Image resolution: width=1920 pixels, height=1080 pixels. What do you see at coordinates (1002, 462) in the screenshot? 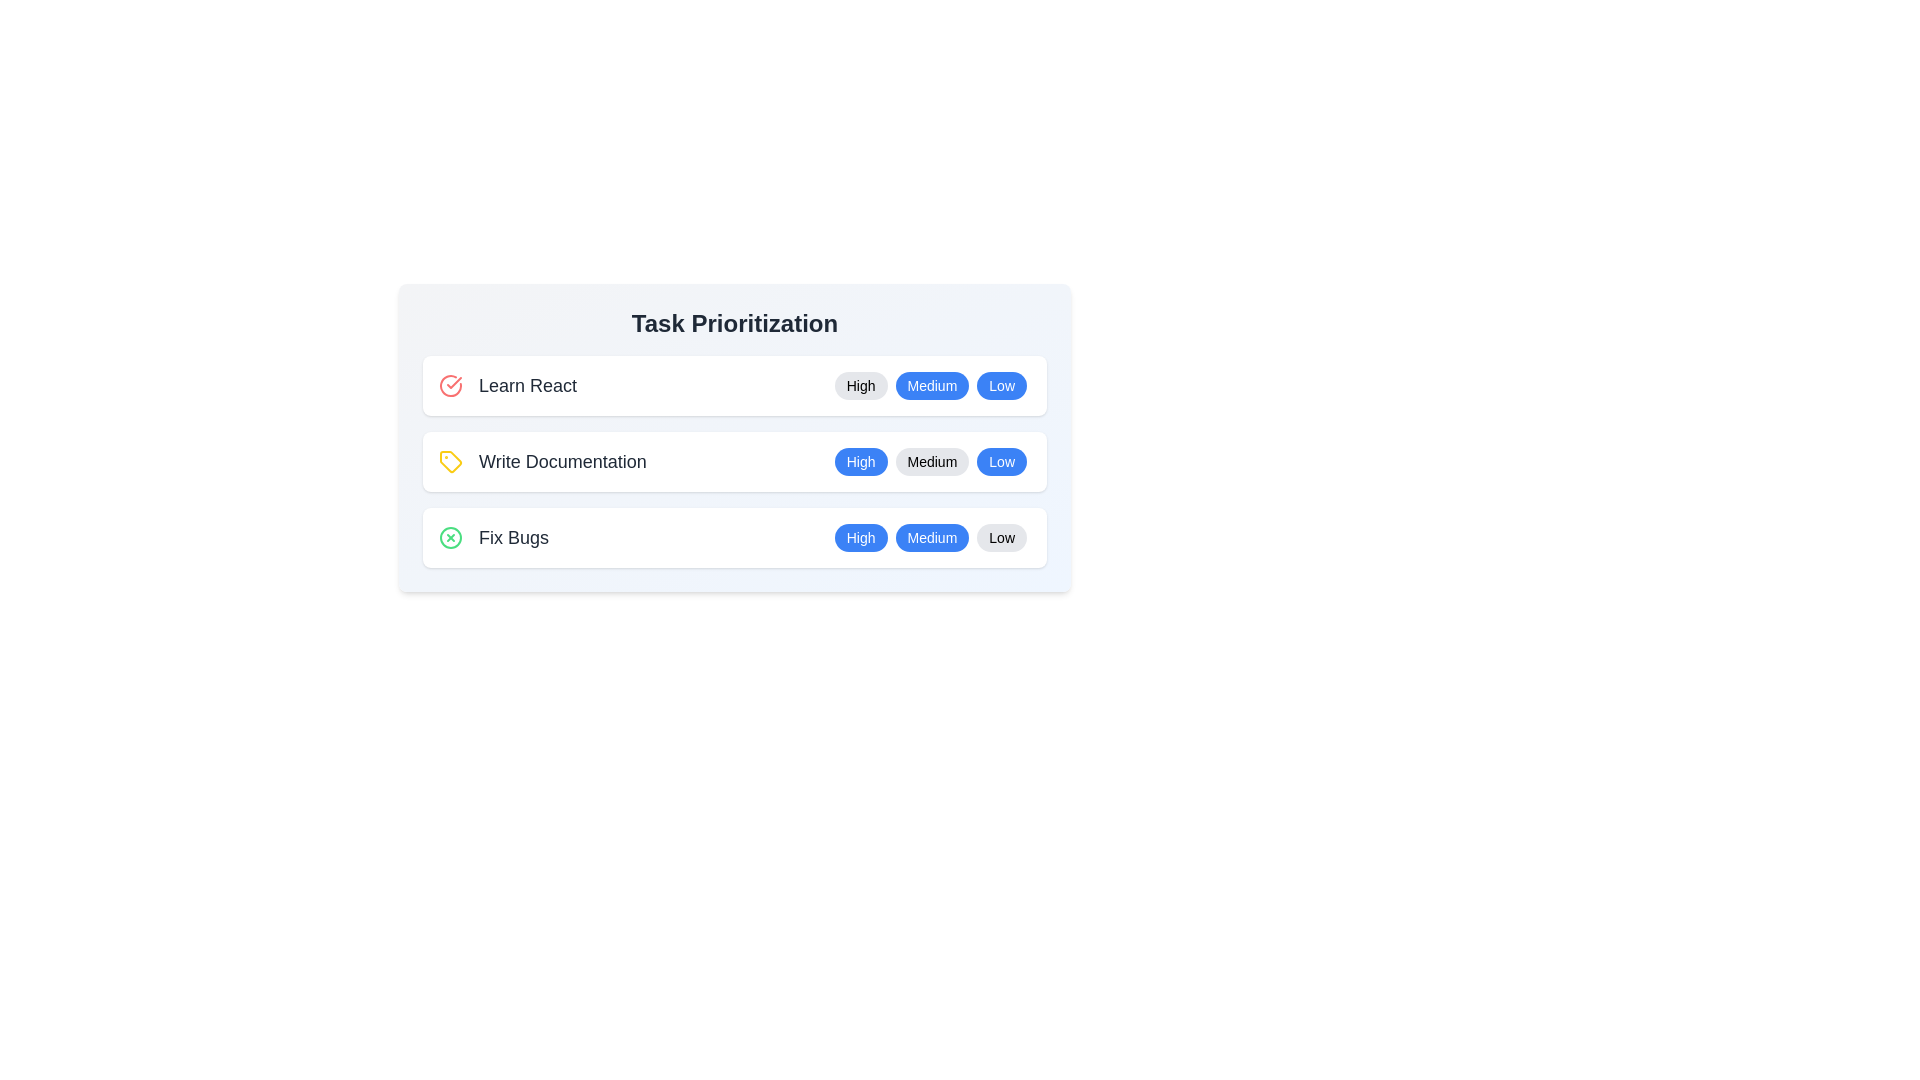
I see `the priority Low for the task Write Documentation` at bounding box center [1002, 462].